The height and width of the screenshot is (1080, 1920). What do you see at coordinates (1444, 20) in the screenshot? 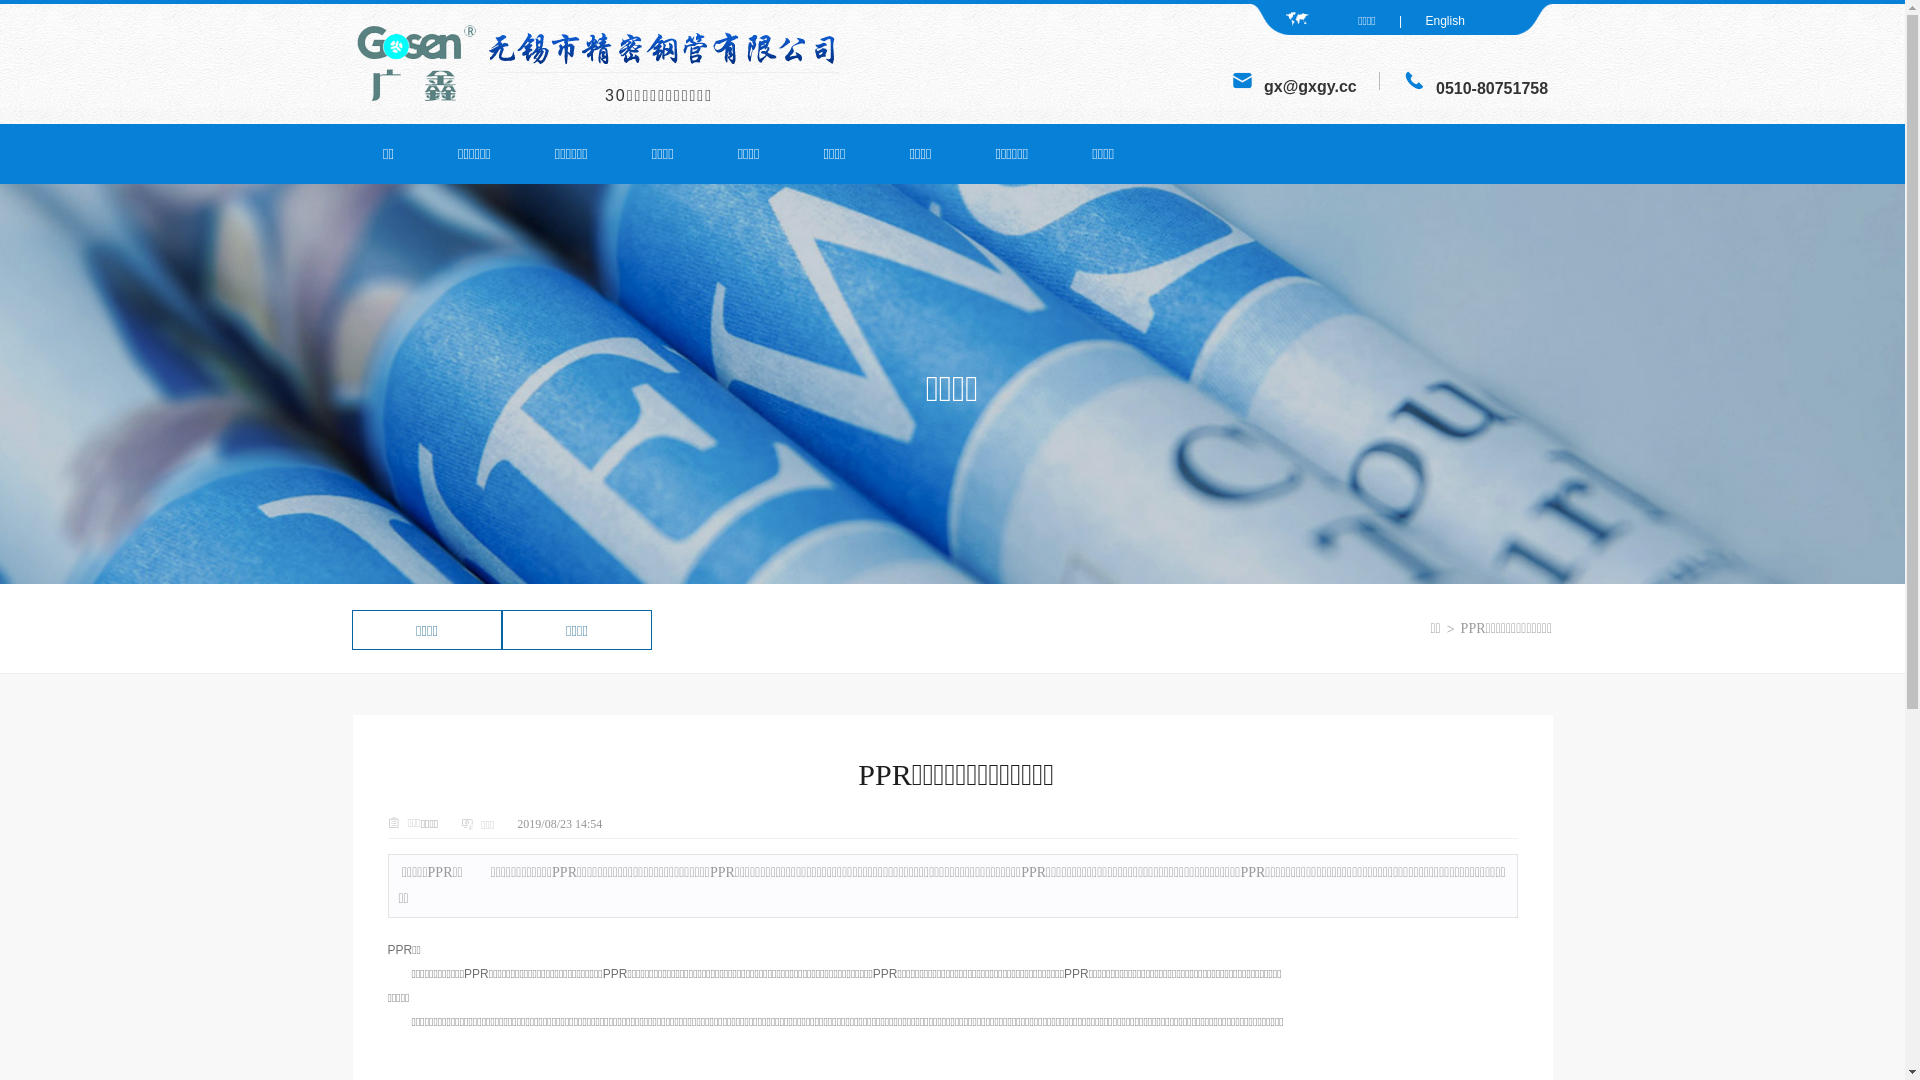
I see `'English'` at bounding box center [1444, 20].